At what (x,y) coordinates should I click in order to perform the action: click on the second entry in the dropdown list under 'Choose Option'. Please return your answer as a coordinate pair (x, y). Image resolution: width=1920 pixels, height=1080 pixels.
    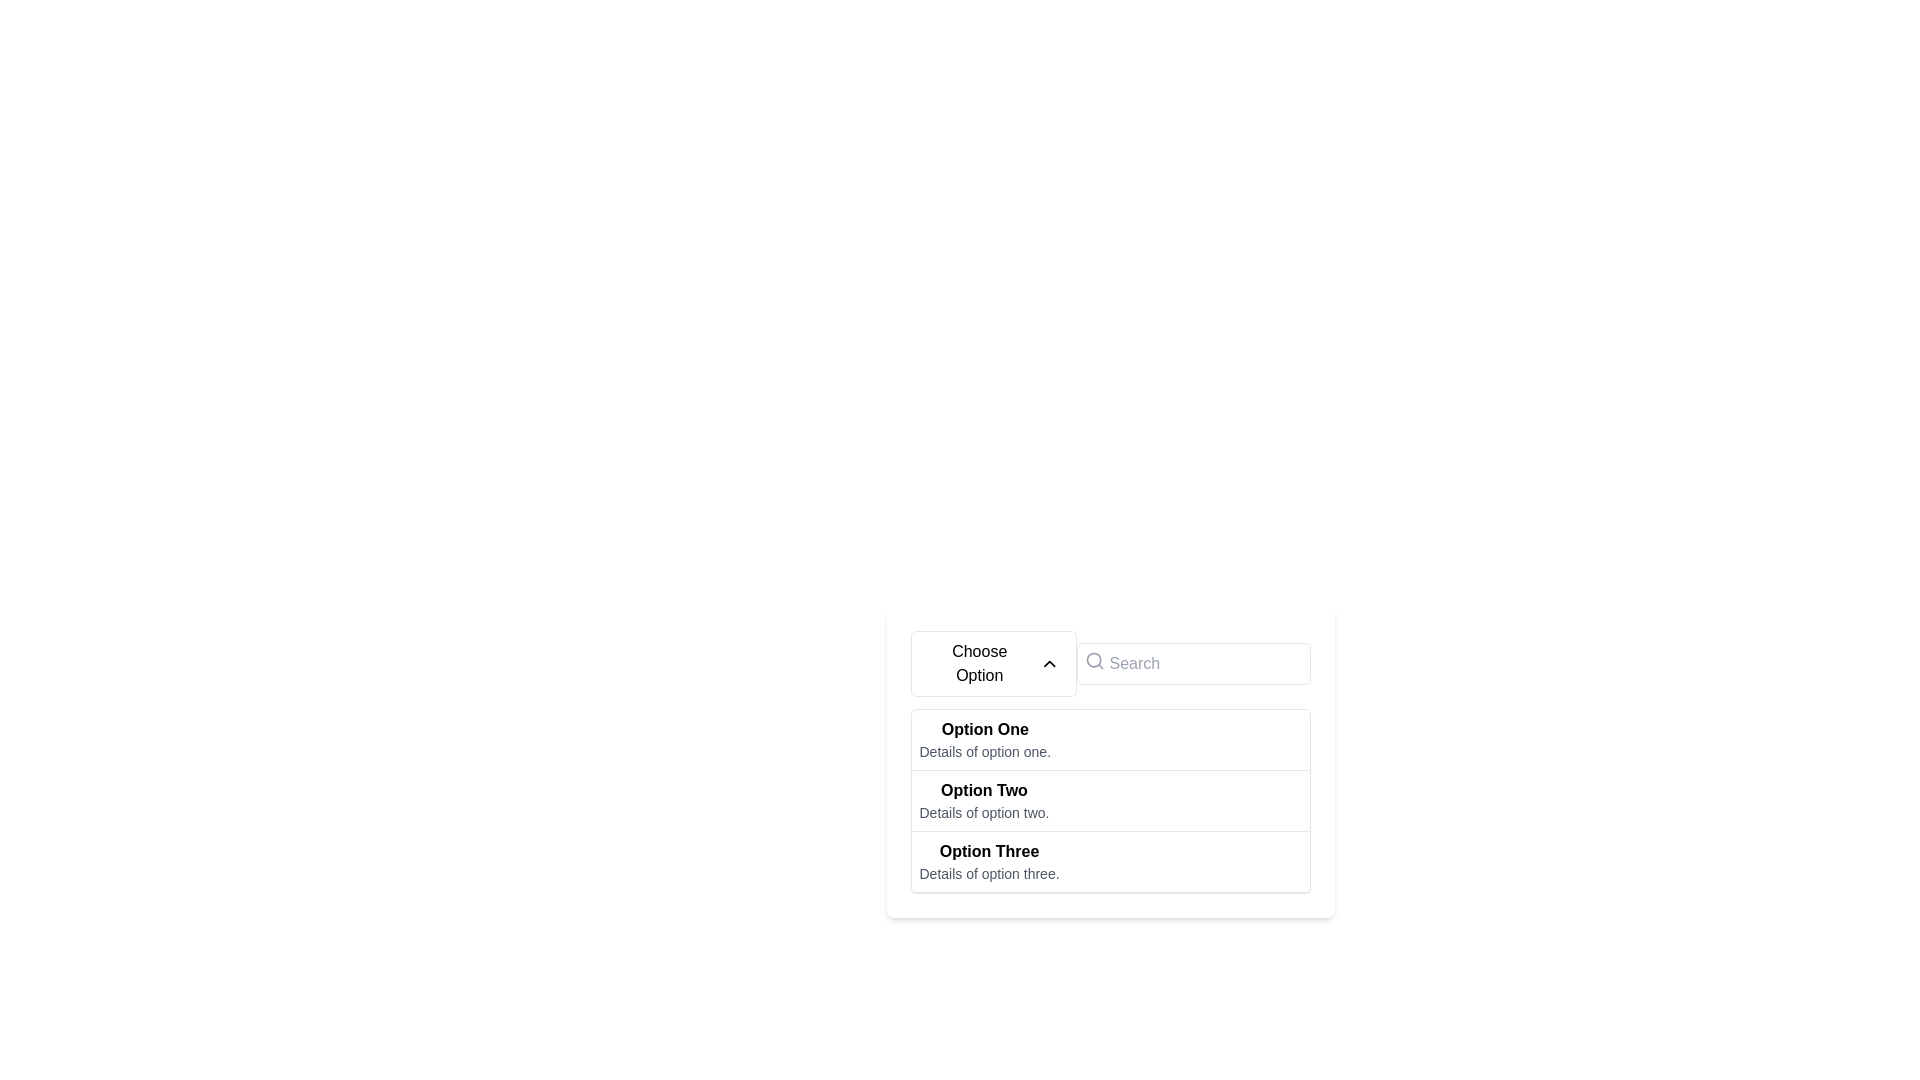
    Looking at the image, I should click on (984, 800).